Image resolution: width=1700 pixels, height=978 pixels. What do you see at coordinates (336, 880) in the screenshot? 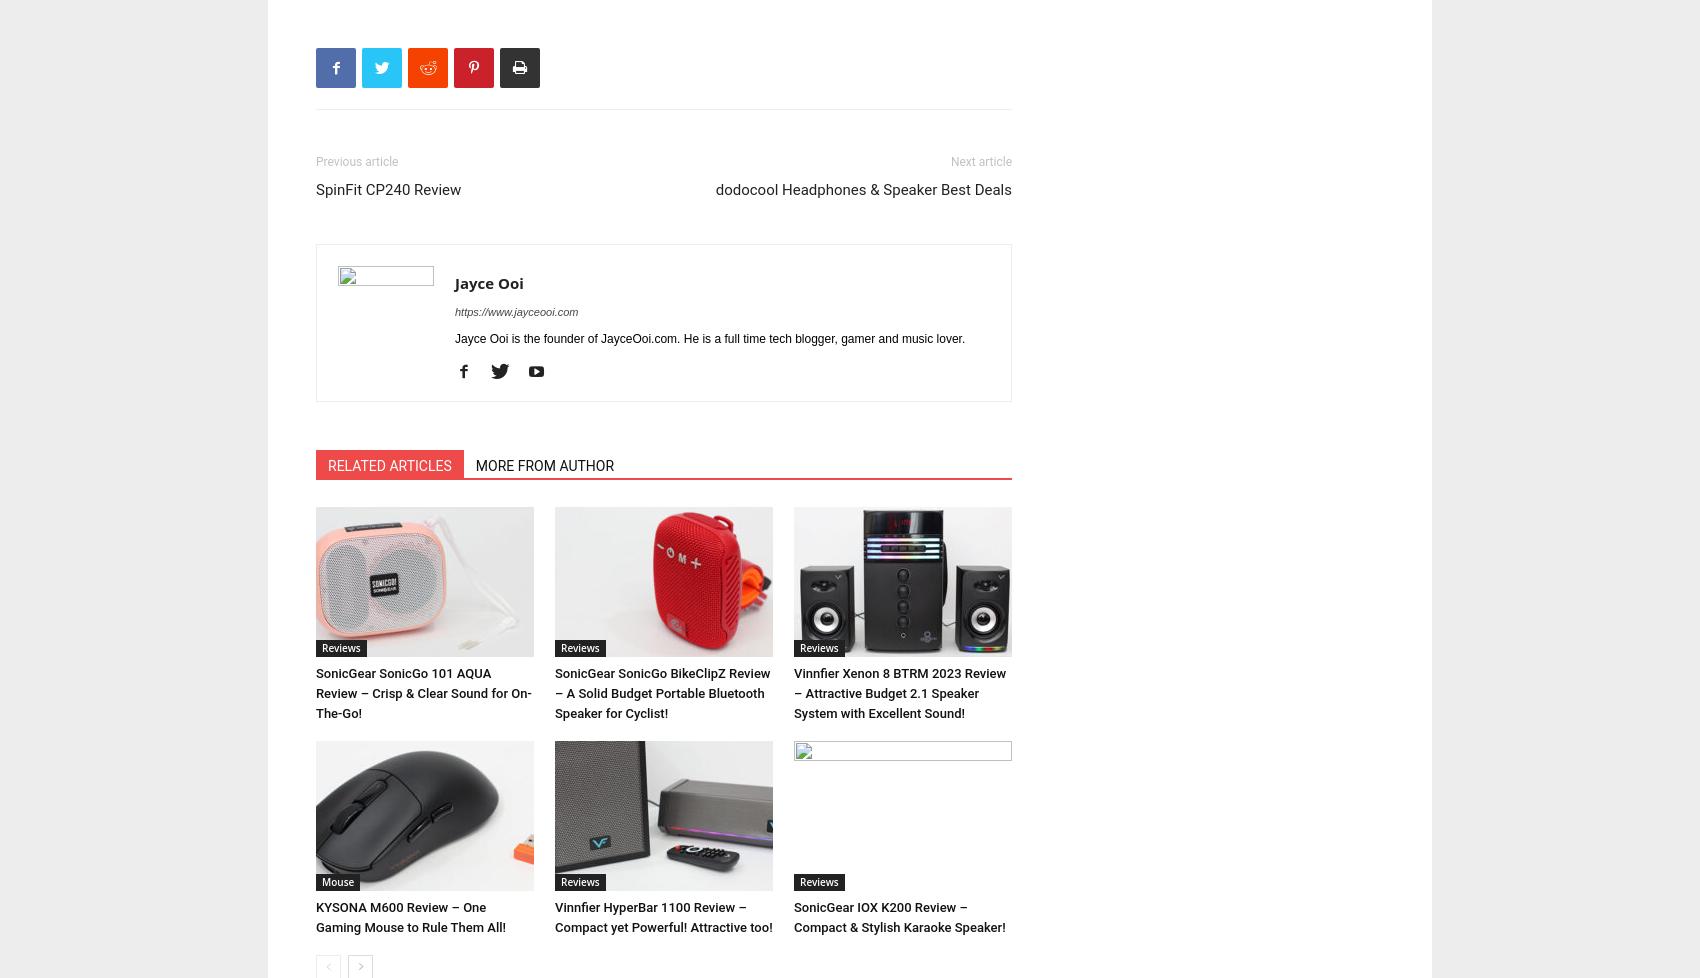
I see `'Mouse'` at bounding box center [336, 880].